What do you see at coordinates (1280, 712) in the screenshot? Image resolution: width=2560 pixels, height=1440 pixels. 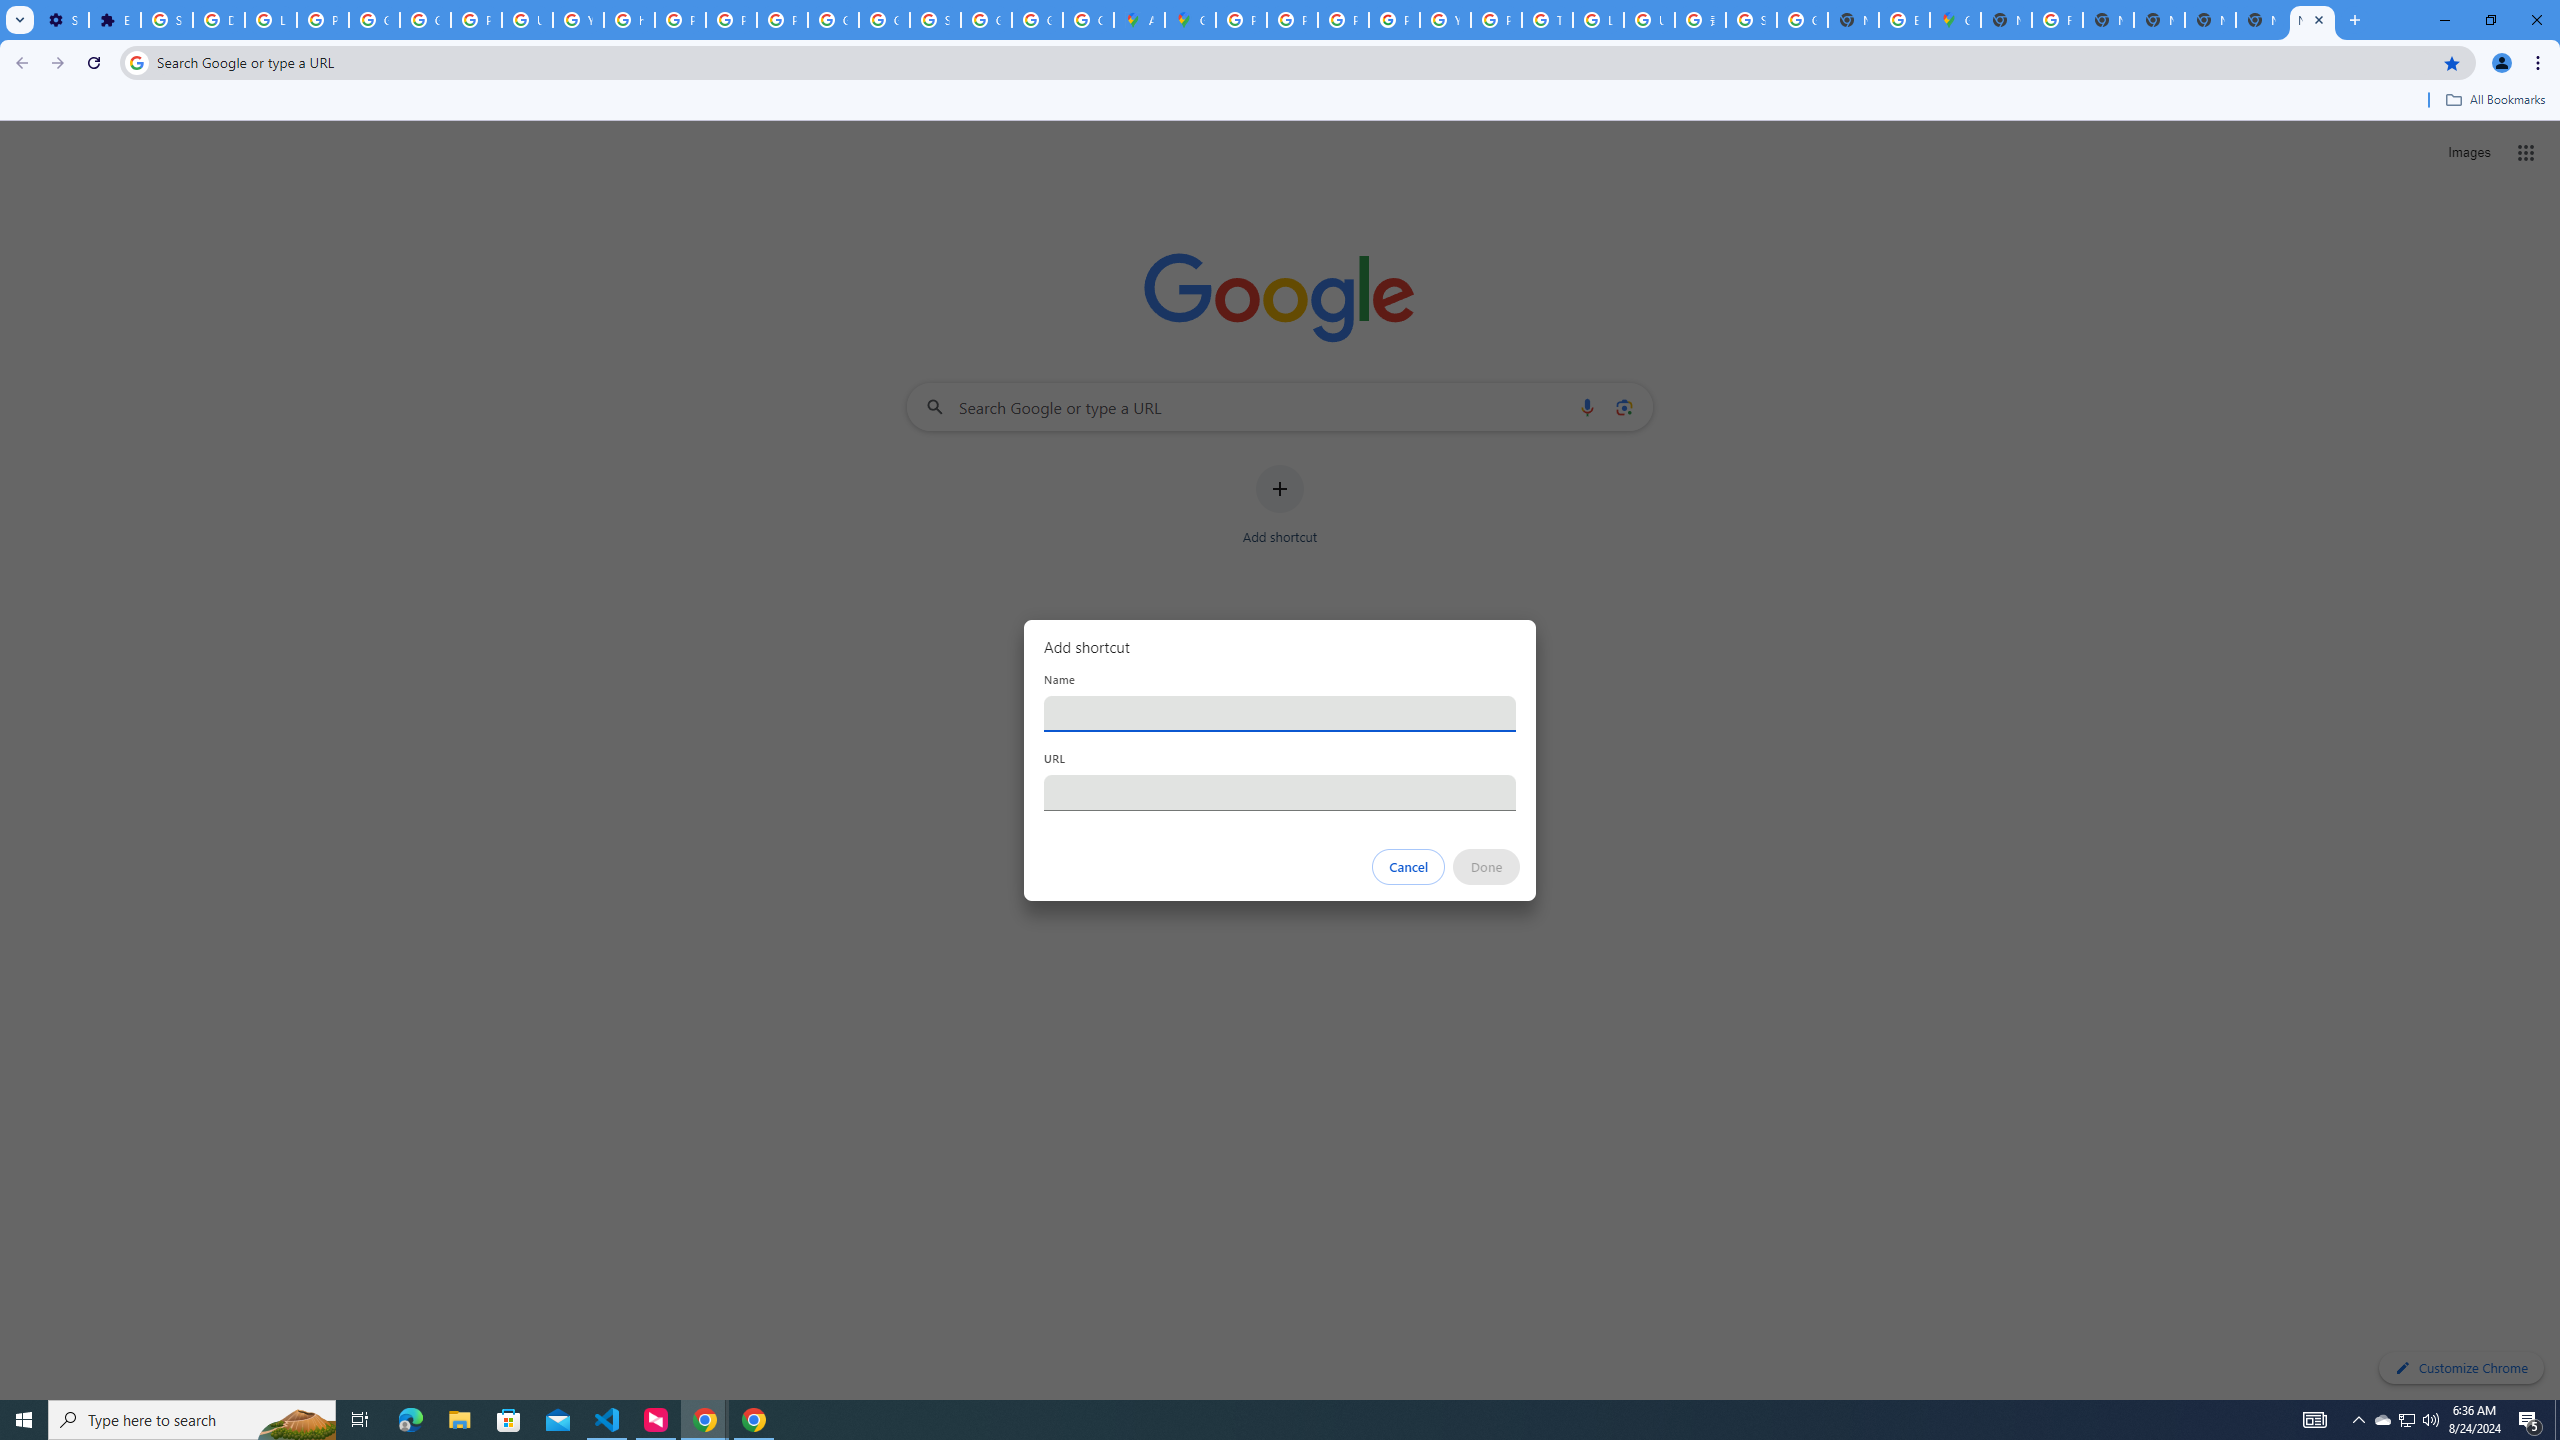 I see `'Name'` at bounding box center [1280, 712].